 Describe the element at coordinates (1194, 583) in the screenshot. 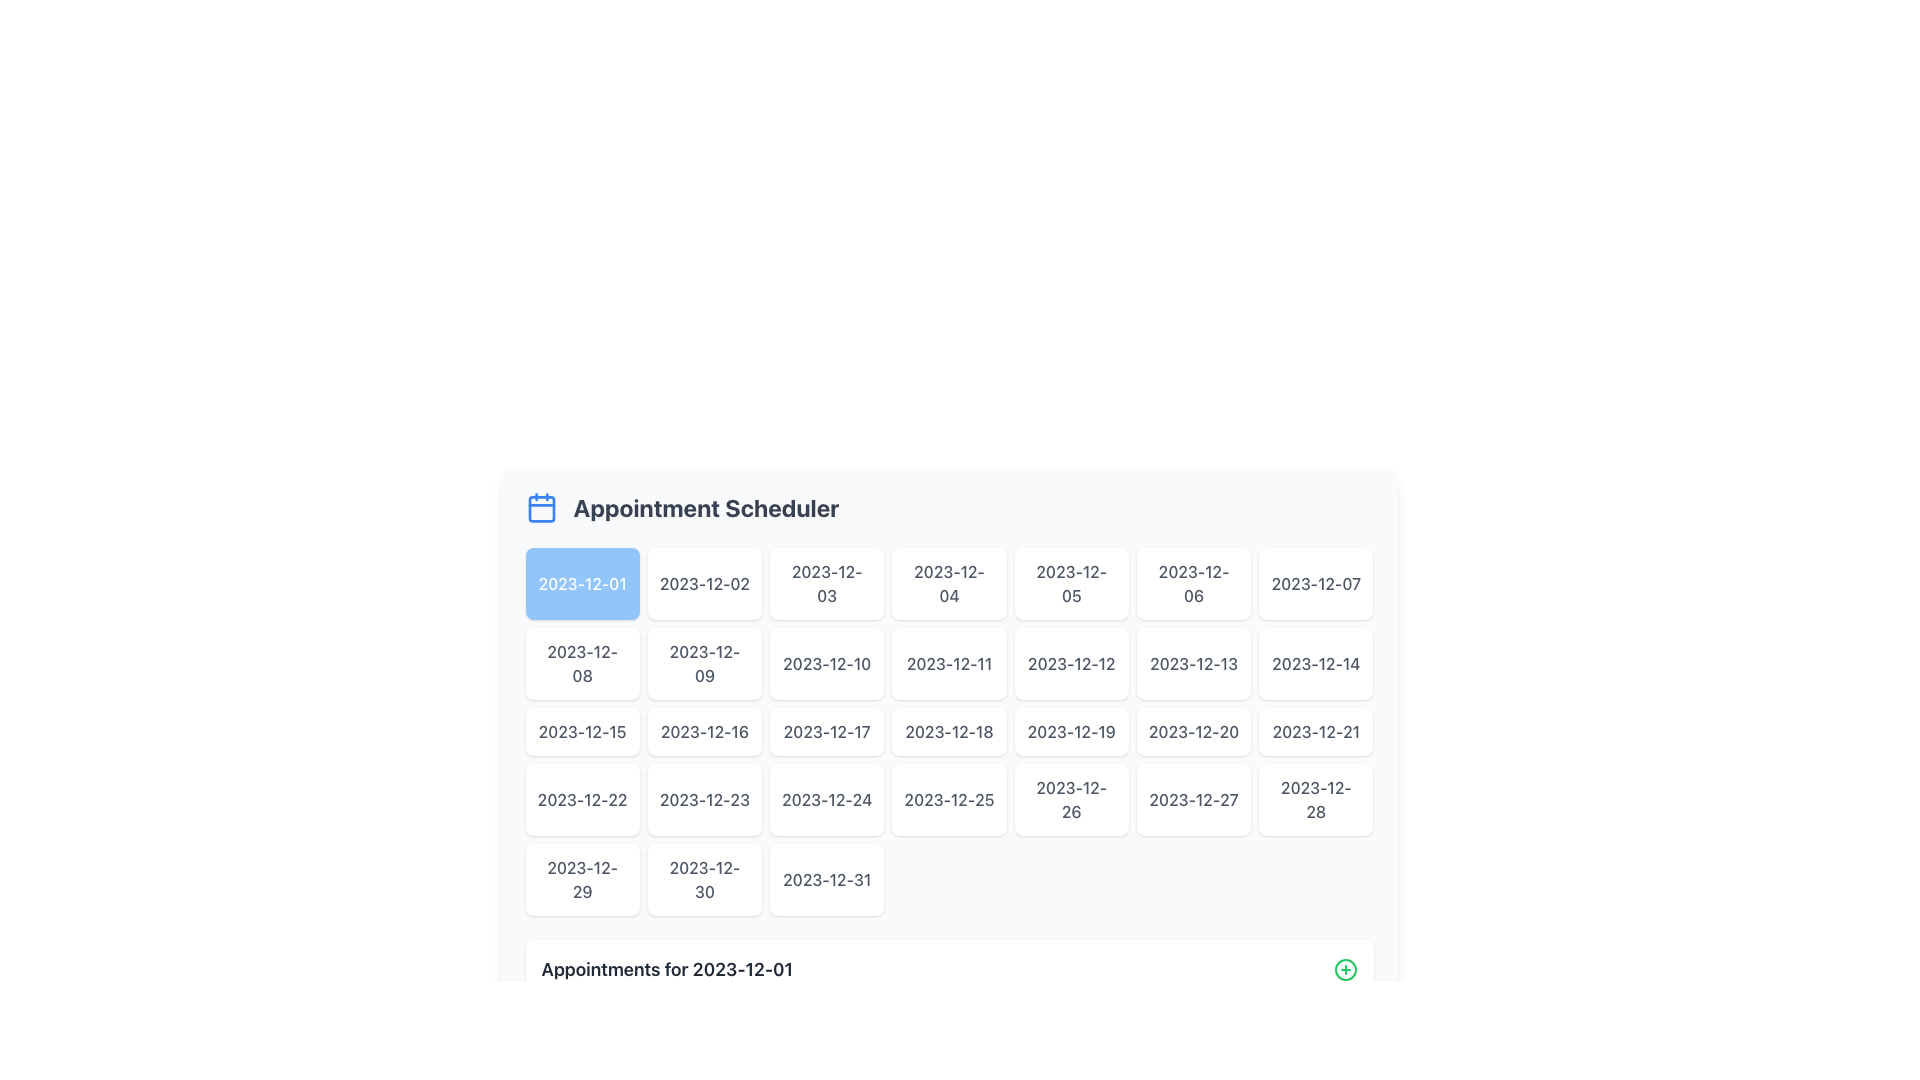

I see `the button labeled '2023-12-06', which is a rectangular button with rounded corners, a white background, and gray text` at that location.